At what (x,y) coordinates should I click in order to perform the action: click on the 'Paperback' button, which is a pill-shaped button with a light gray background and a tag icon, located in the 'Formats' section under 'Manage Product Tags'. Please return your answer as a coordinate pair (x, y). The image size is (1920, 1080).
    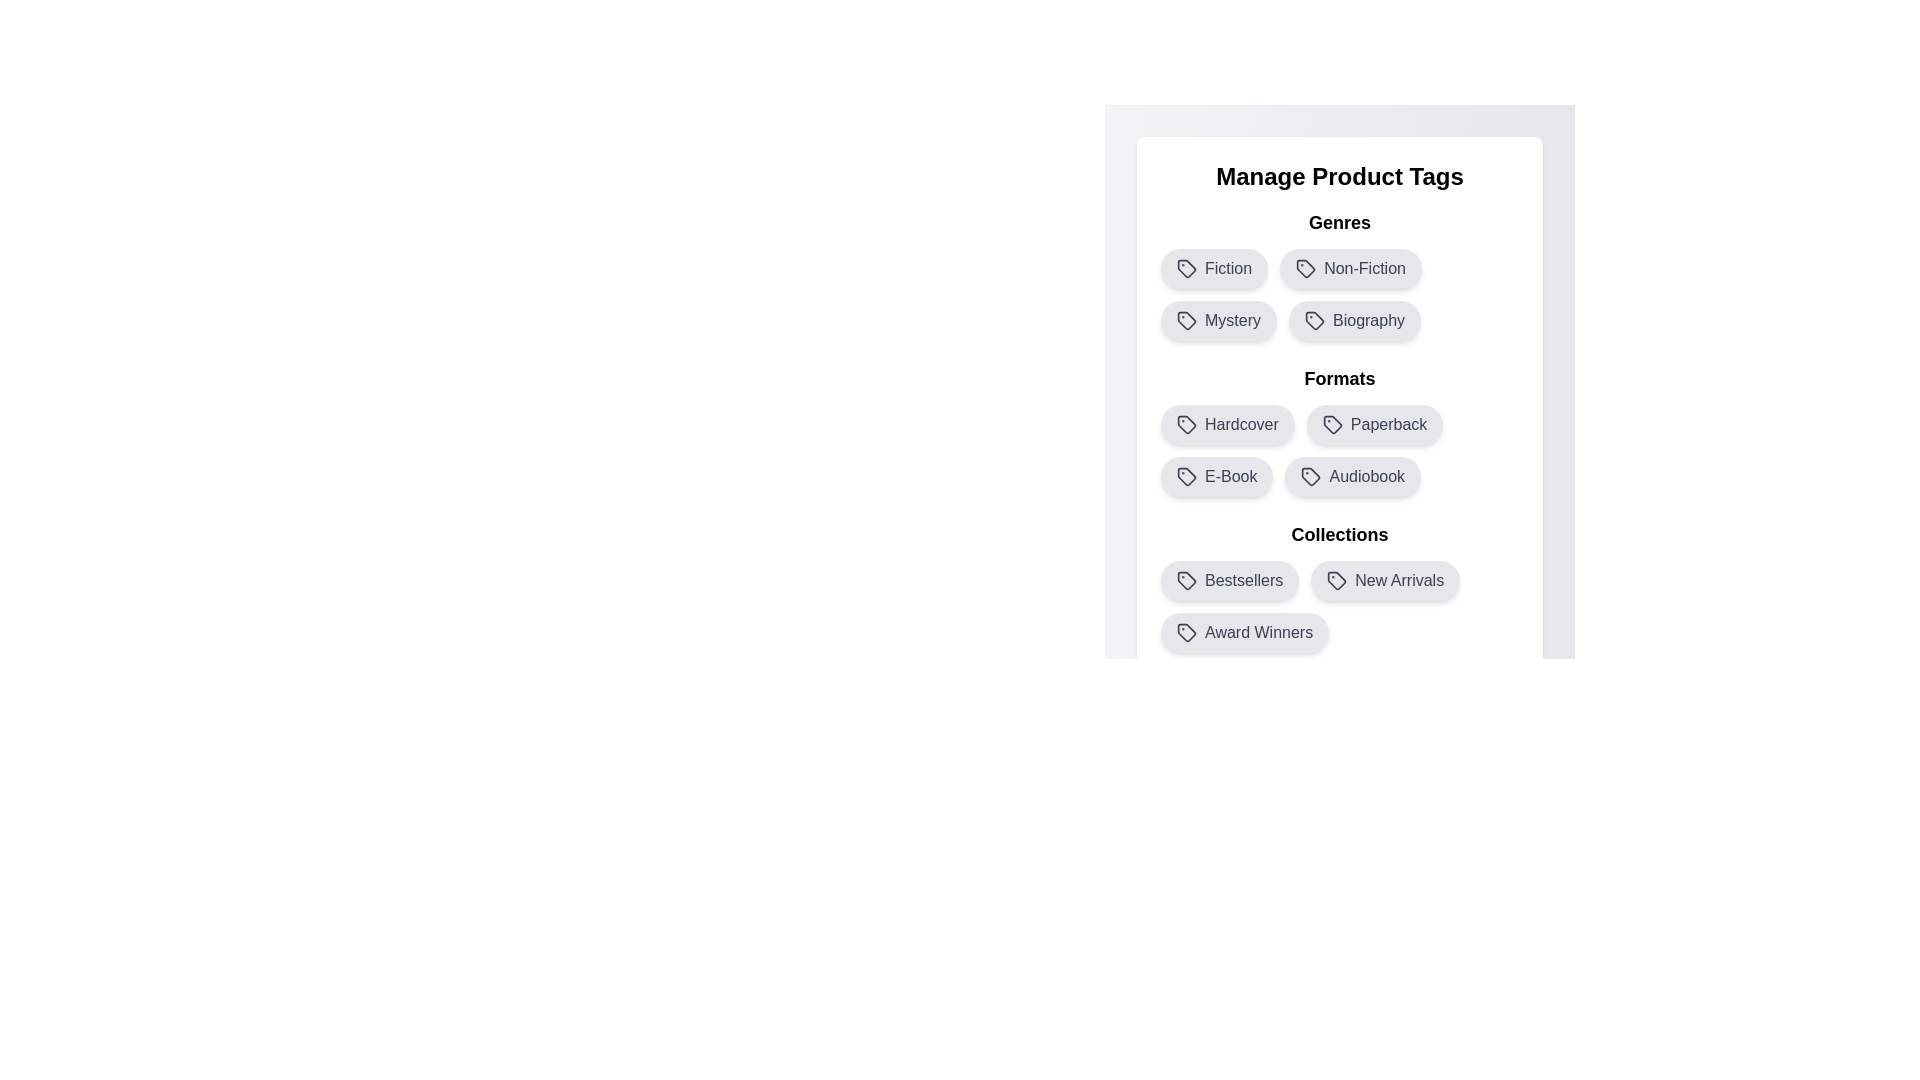
    Looking at the image, I should click on (1374, 423).